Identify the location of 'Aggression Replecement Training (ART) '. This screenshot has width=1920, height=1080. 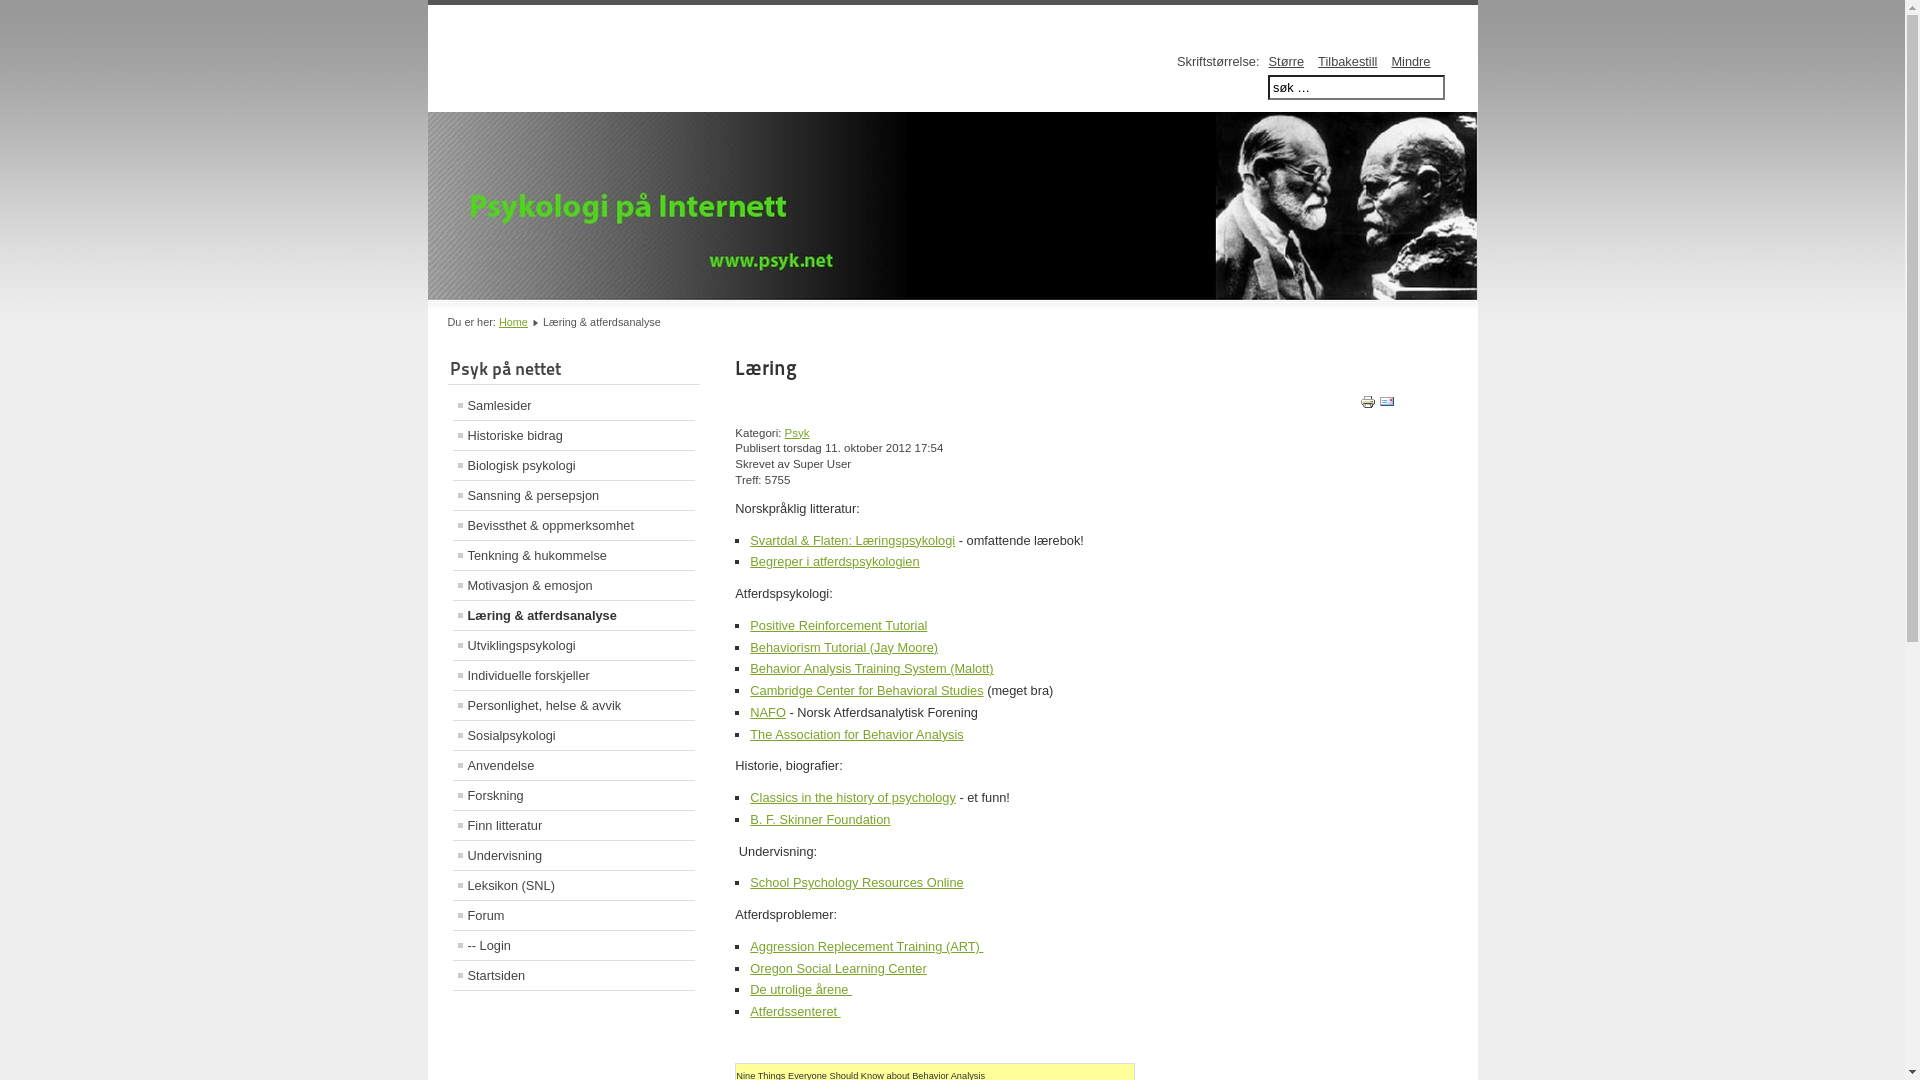
(866, 945).